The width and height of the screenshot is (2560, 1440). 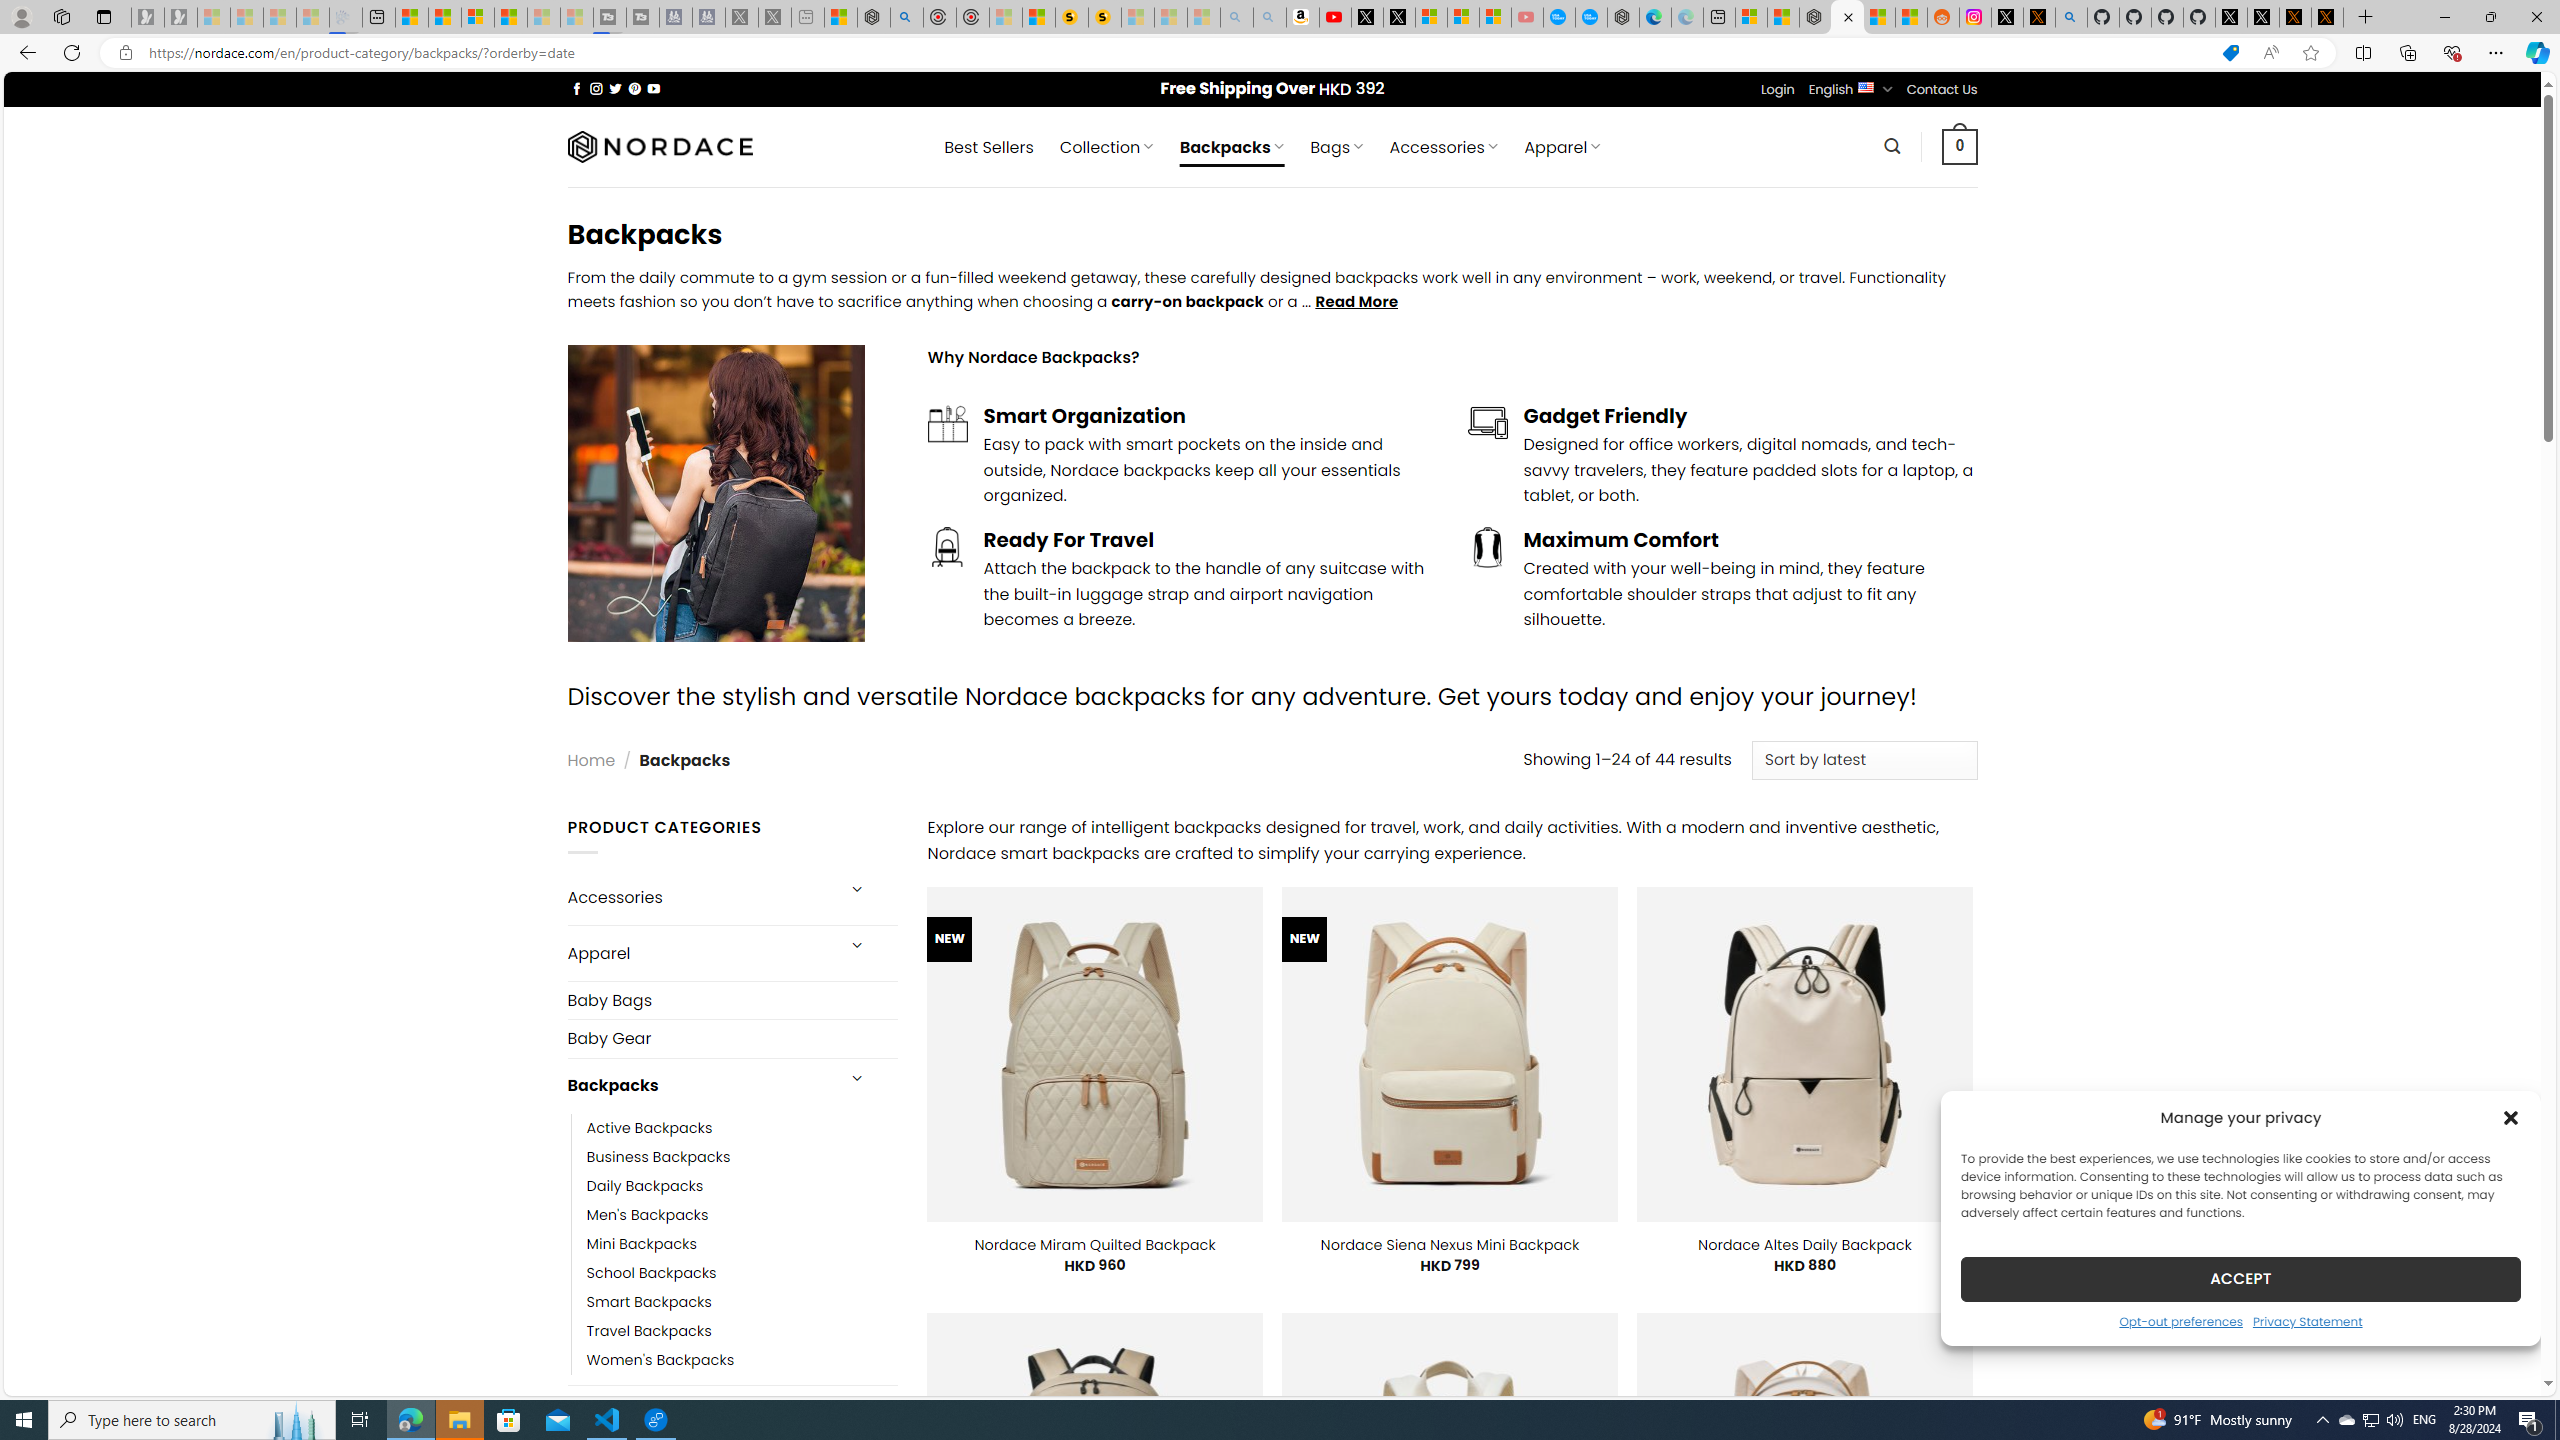 I want to click on 'Smart Backpacks', so click(x=741, y=1302).